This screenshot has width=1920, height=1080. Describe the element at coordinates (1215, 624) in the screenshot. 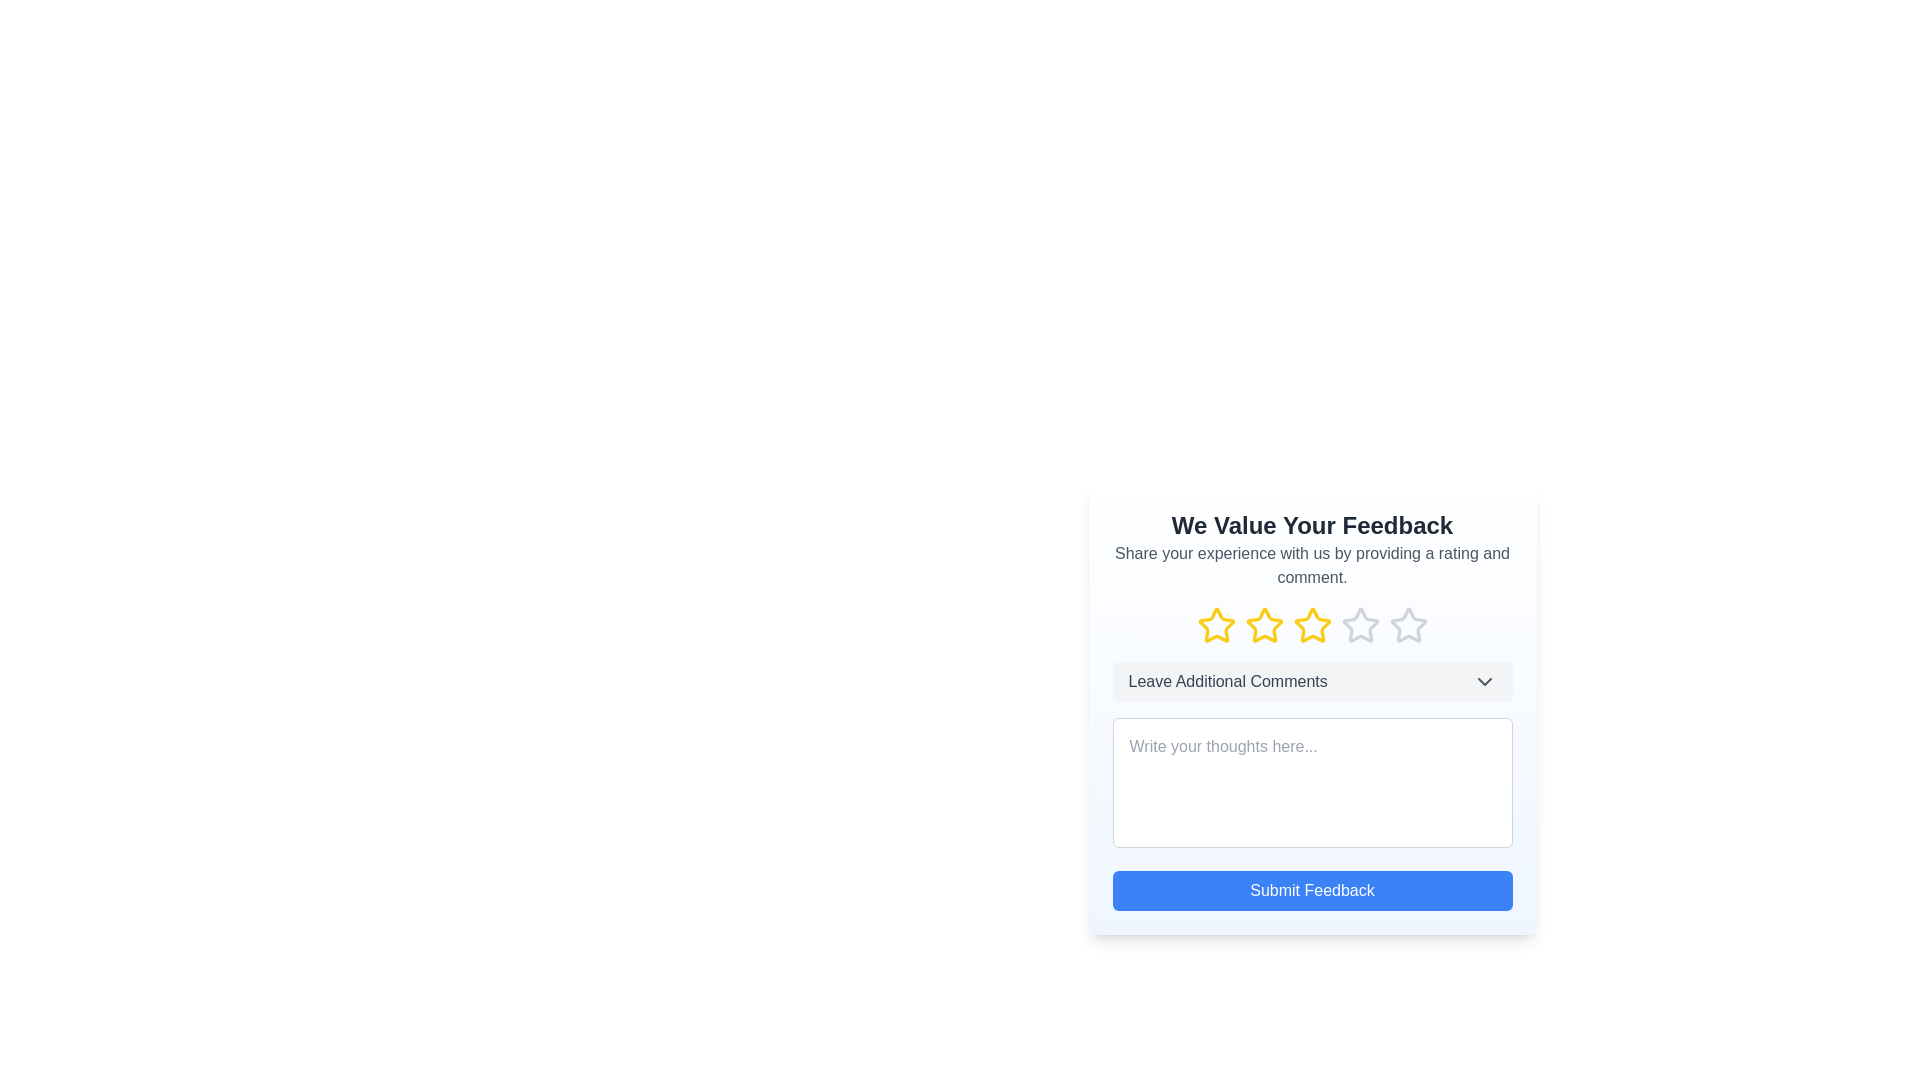

I see `the first star rating icon in the five-star rating scale on the feedback panel titled 'We Value Your Feedback'` at that location.